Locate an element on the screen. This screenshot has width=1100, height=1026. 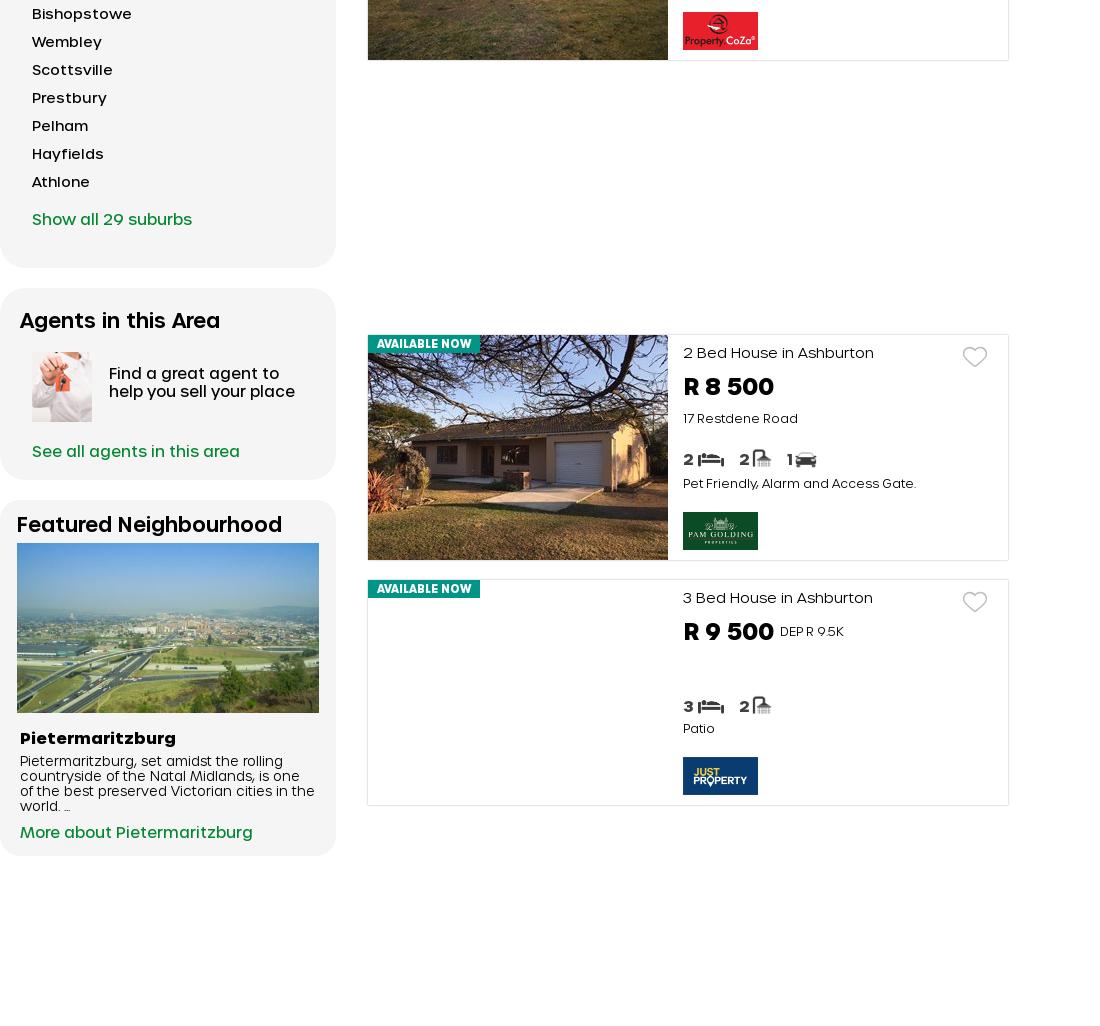
'Mkondeni' is located at coordinates (66, 741).